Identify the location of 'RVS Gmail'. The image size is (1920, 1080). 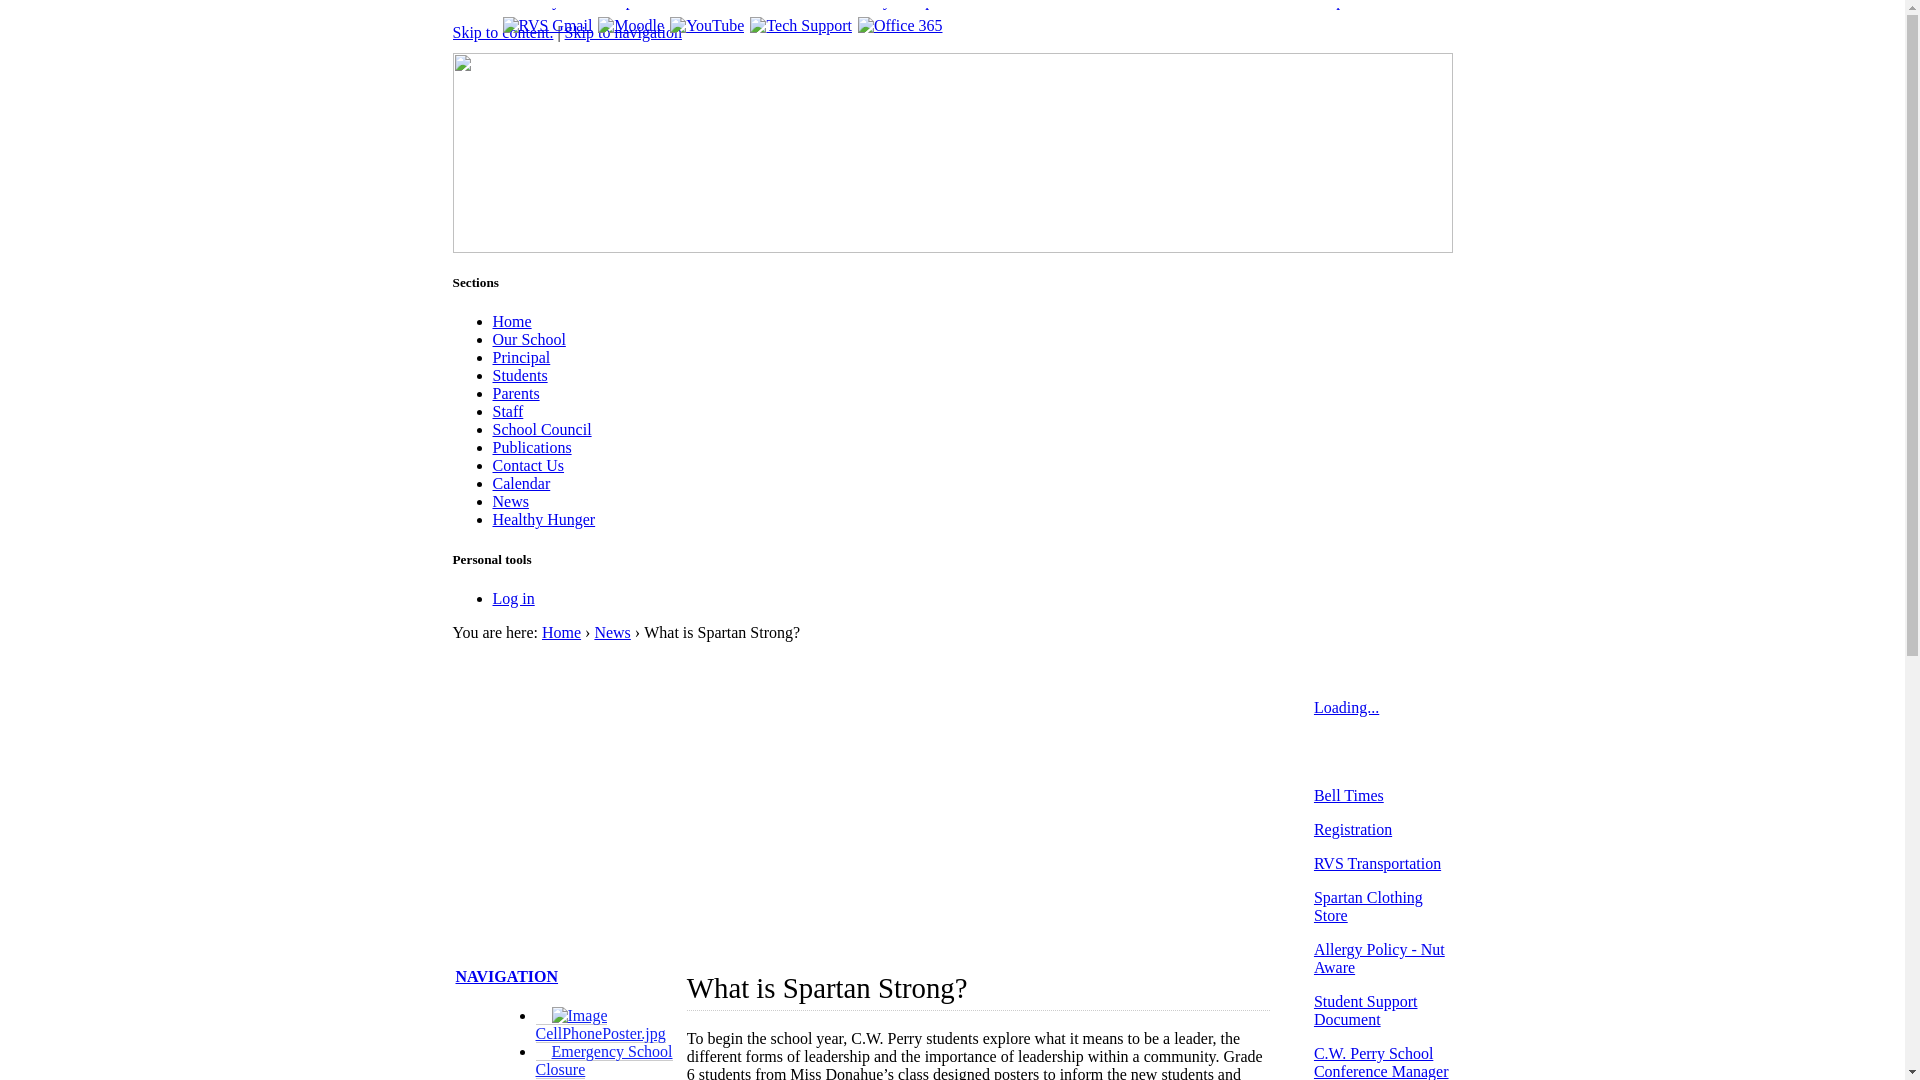
(502, 25).